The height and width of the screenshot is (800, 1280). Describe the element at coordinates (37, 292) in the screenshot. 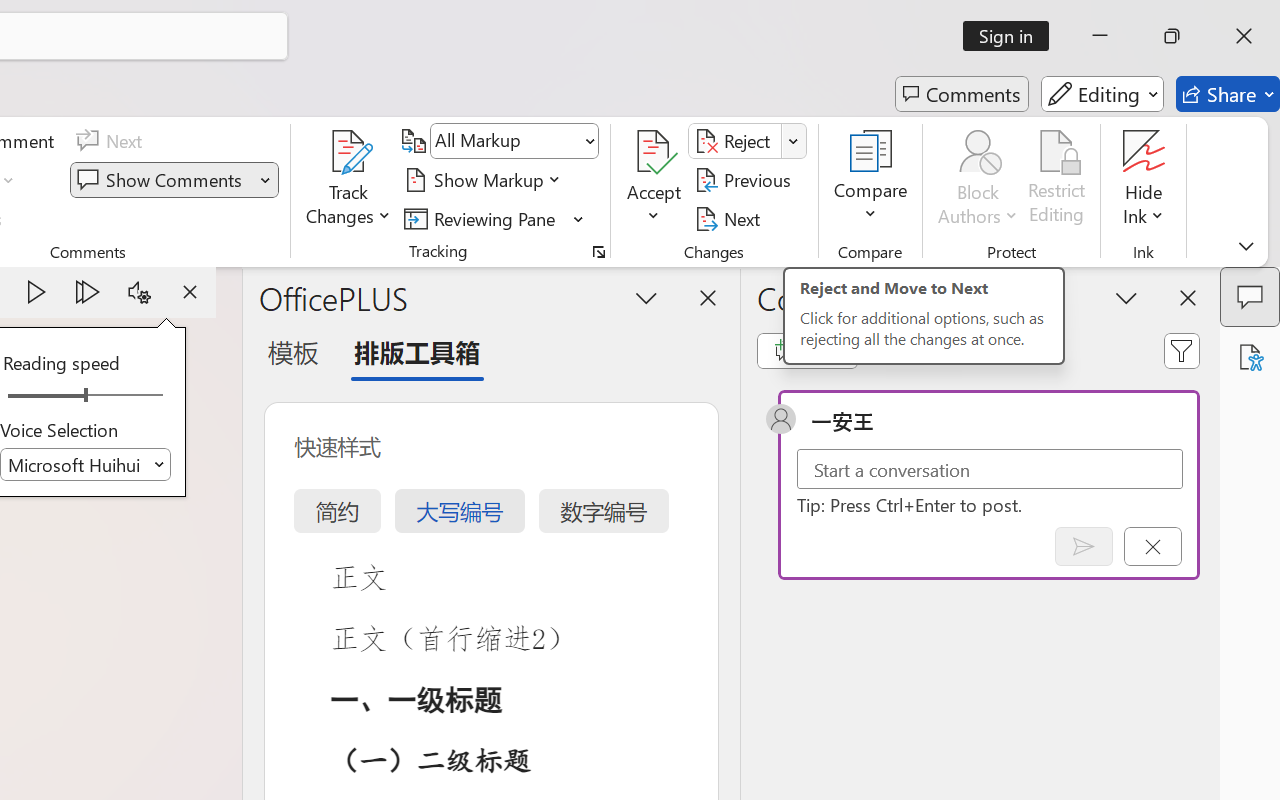

I see `'Play'` at that location.